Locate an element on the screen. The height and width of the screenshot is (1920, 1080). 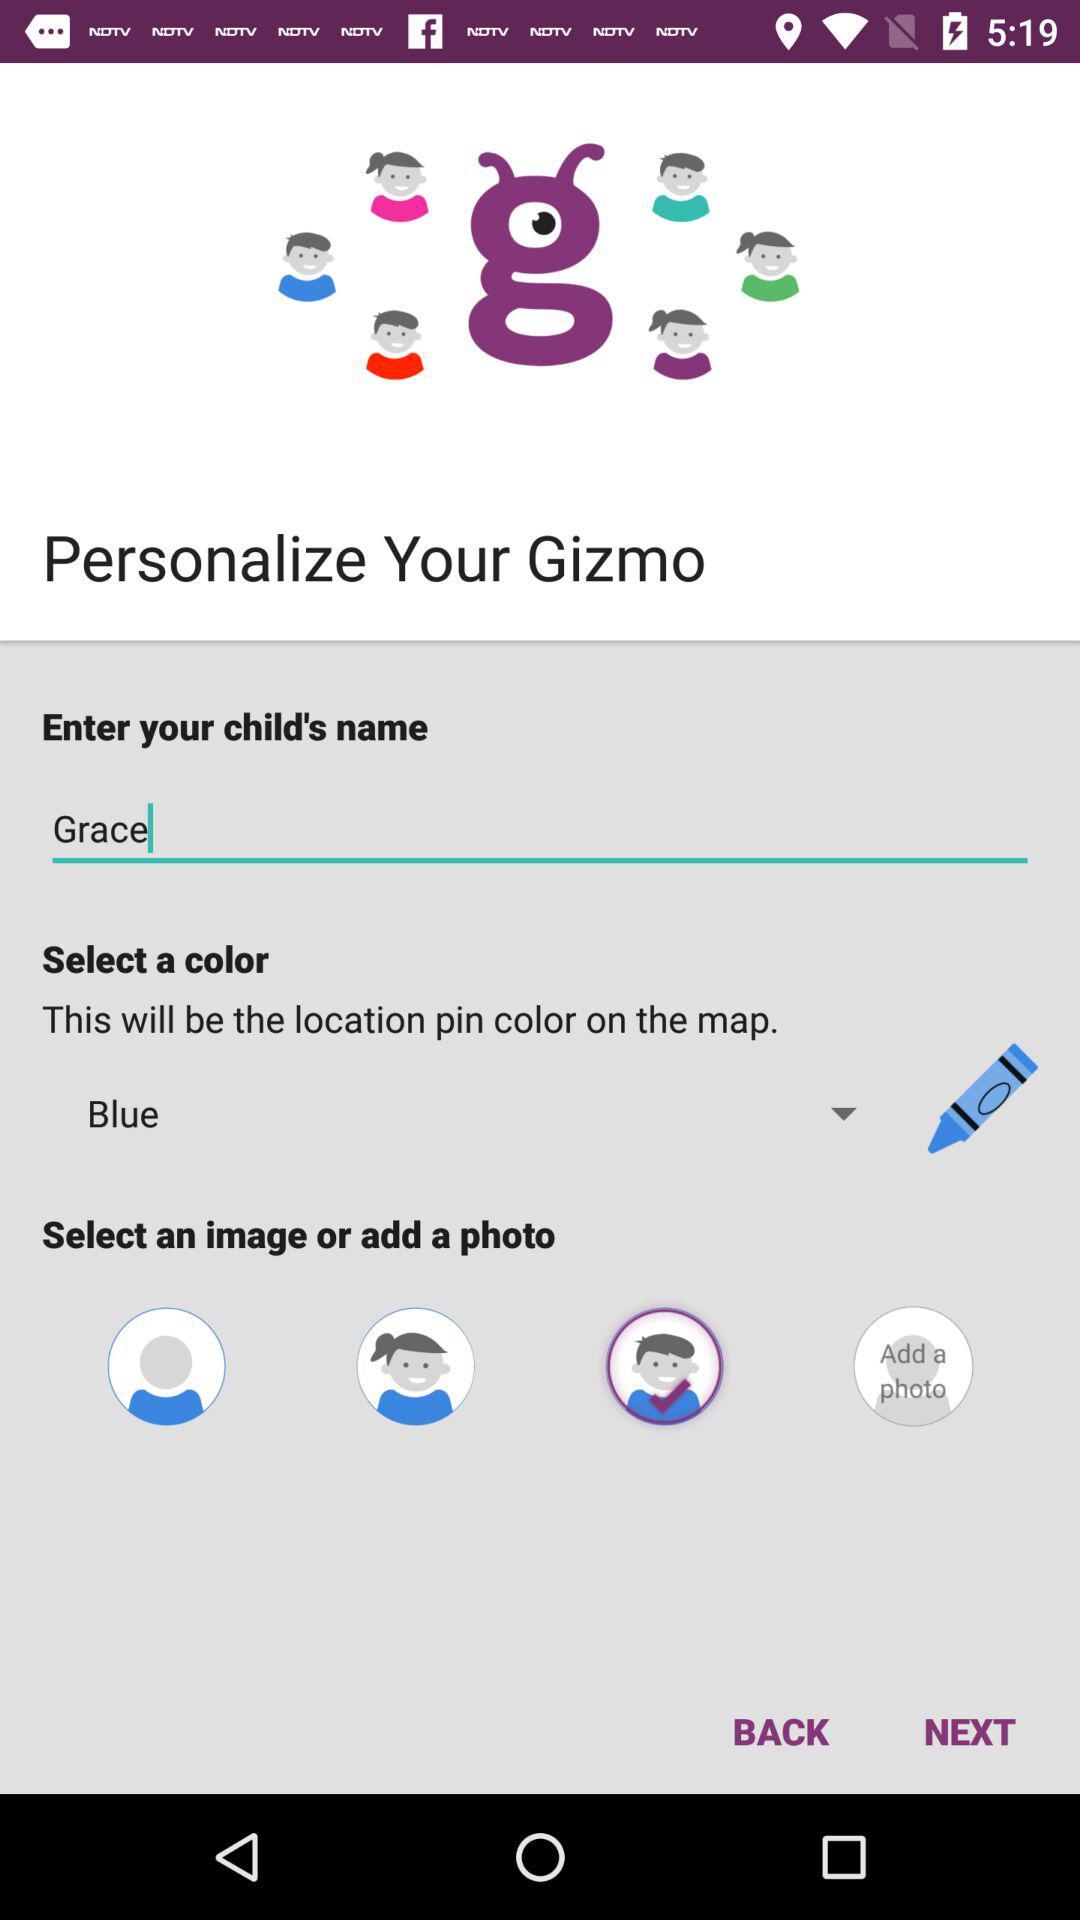
the avatar icon is located at coordinates (414, 1365).